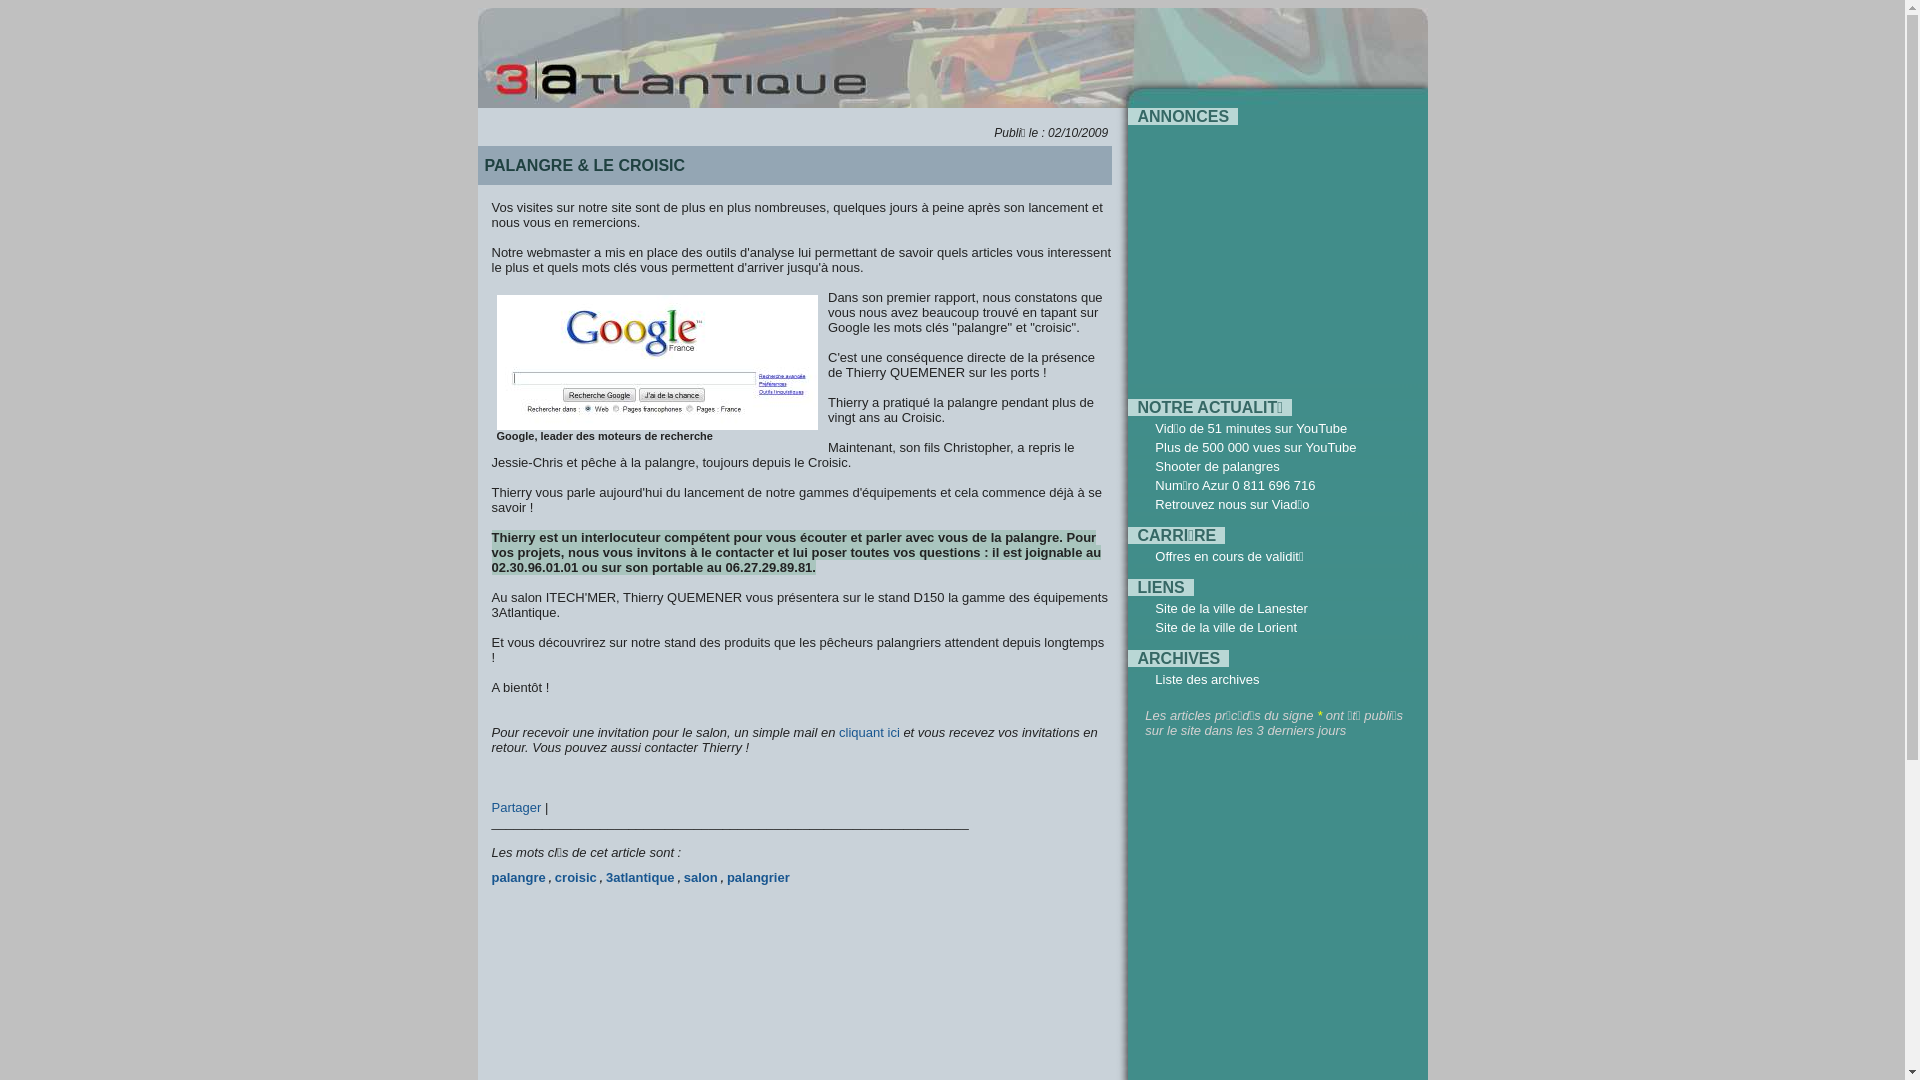 Image resolution: width=1920 pixels, height=1080 pixels. Describe the element at coordinates (1205, 678) in the screenshot. I see `'Liste des archives'` at that location.